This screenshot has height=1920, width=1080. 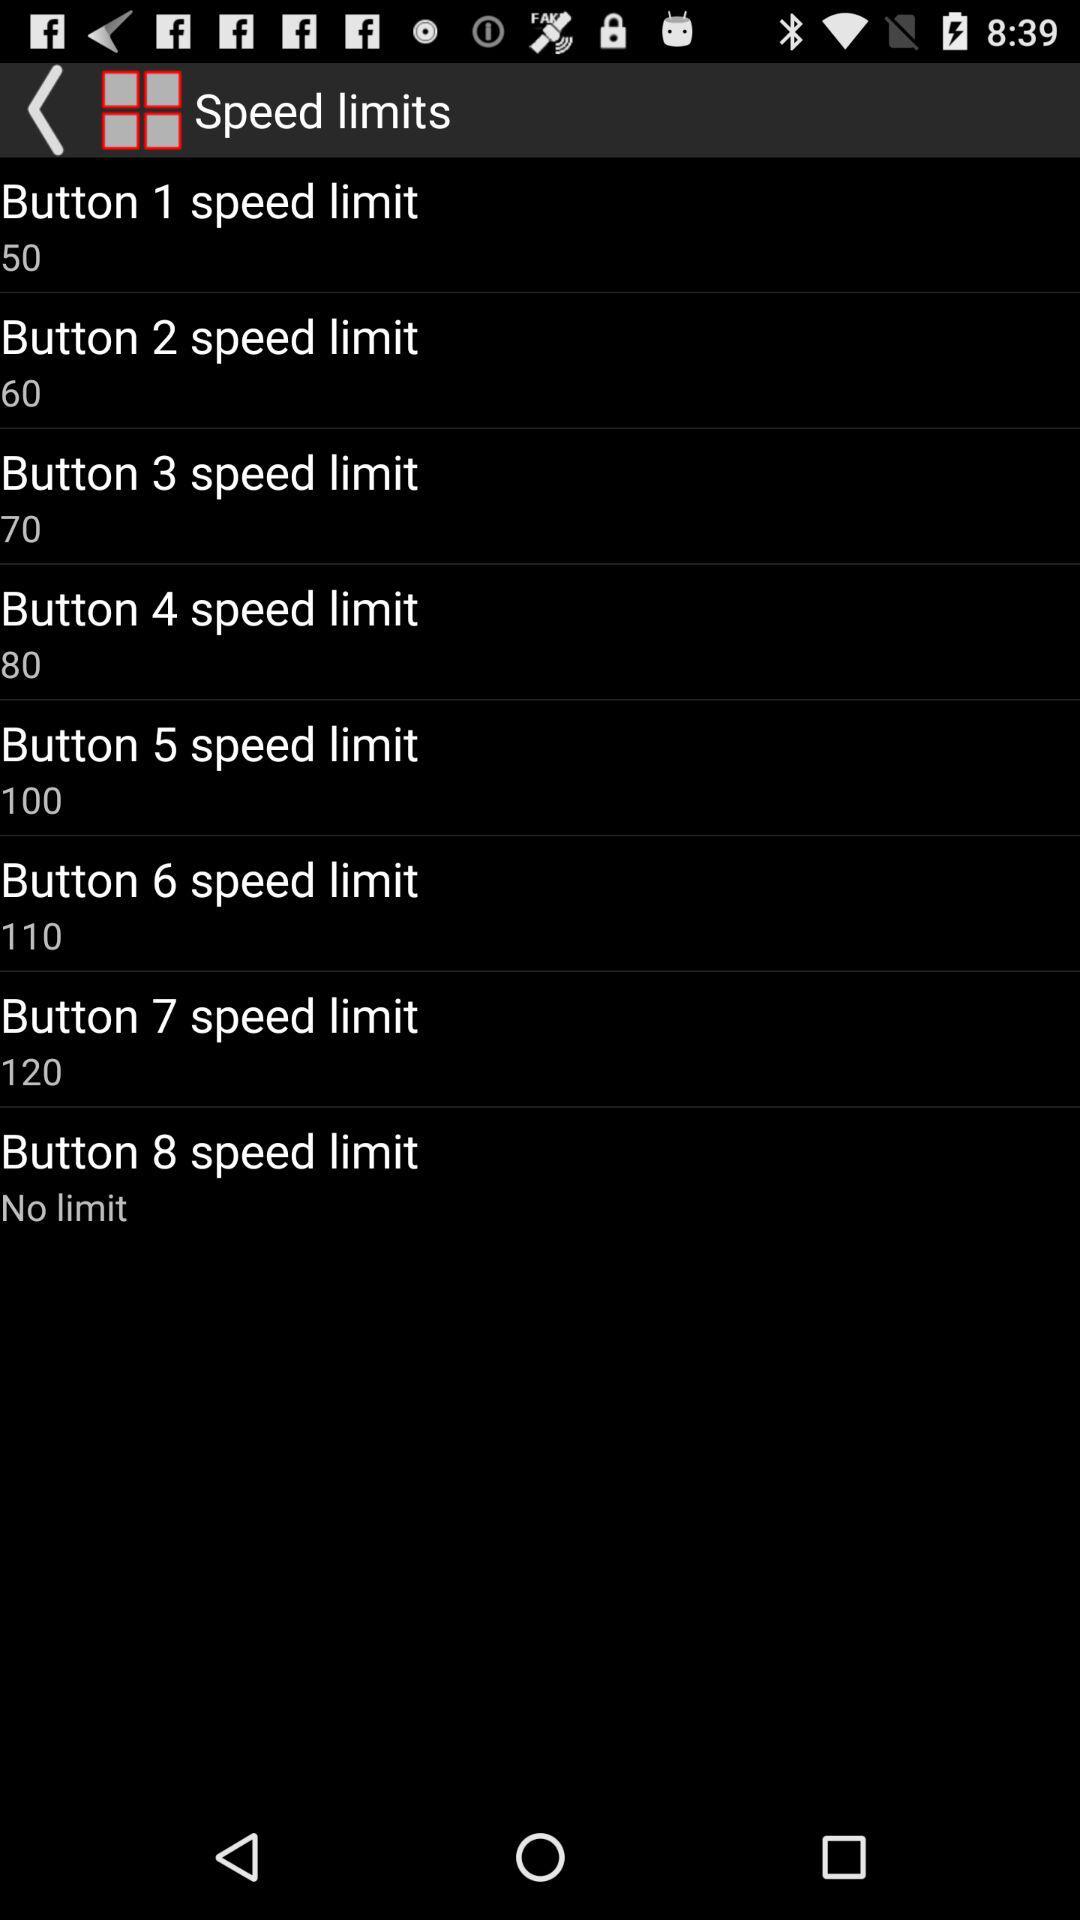 What do you see at coordinates (31, 798) in the screenshot?
I see `the 100` at bounding box center [31, 798].